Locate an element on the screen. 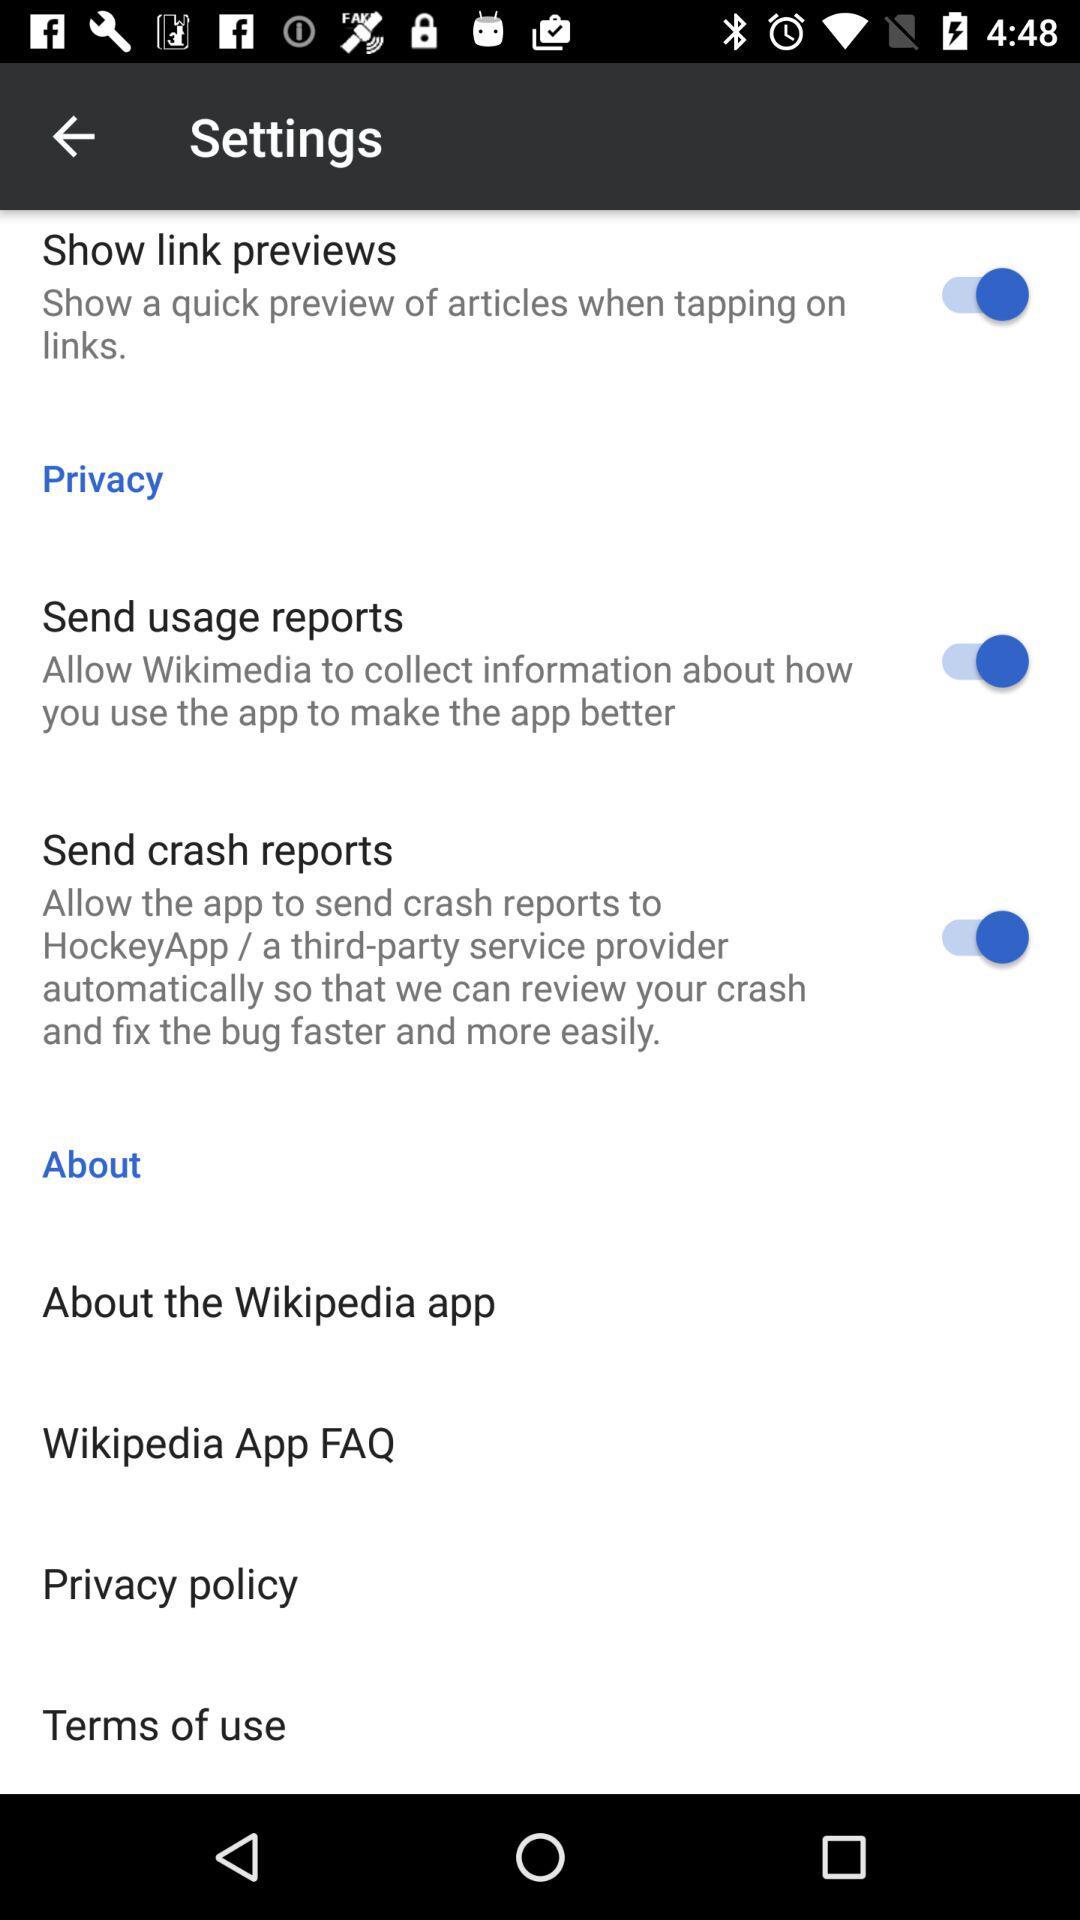  item to the left of settings is located at coordinates (72, 135).